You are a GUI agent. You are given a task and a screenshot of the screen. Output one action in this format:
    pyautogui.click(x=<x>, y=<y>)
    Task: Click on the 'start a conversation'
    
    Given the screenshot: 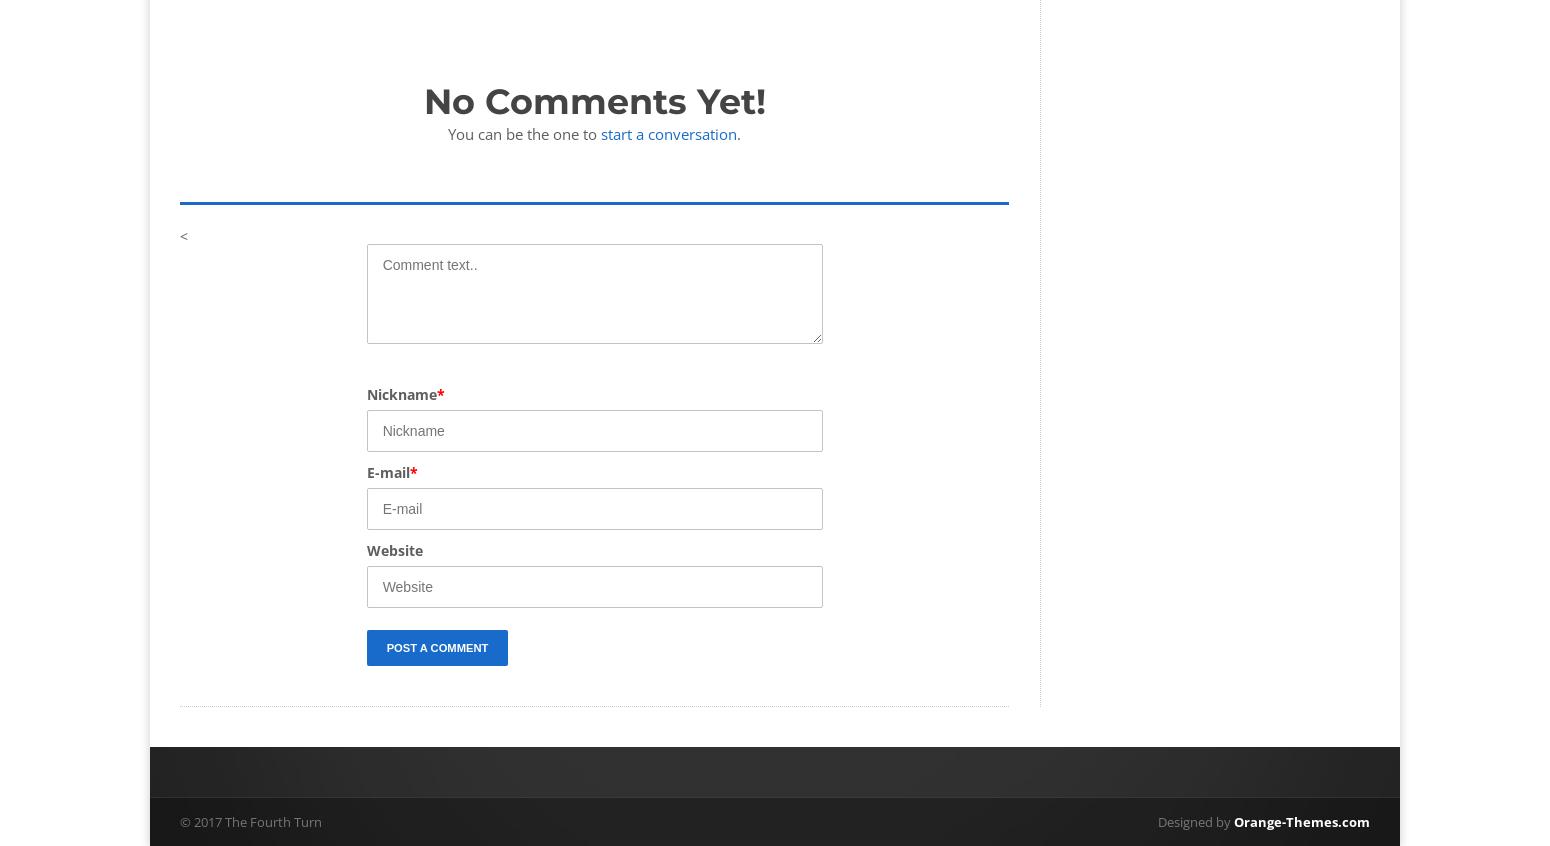 What is the action you would take?
    pyautogui.click(x=667, y=134)
    